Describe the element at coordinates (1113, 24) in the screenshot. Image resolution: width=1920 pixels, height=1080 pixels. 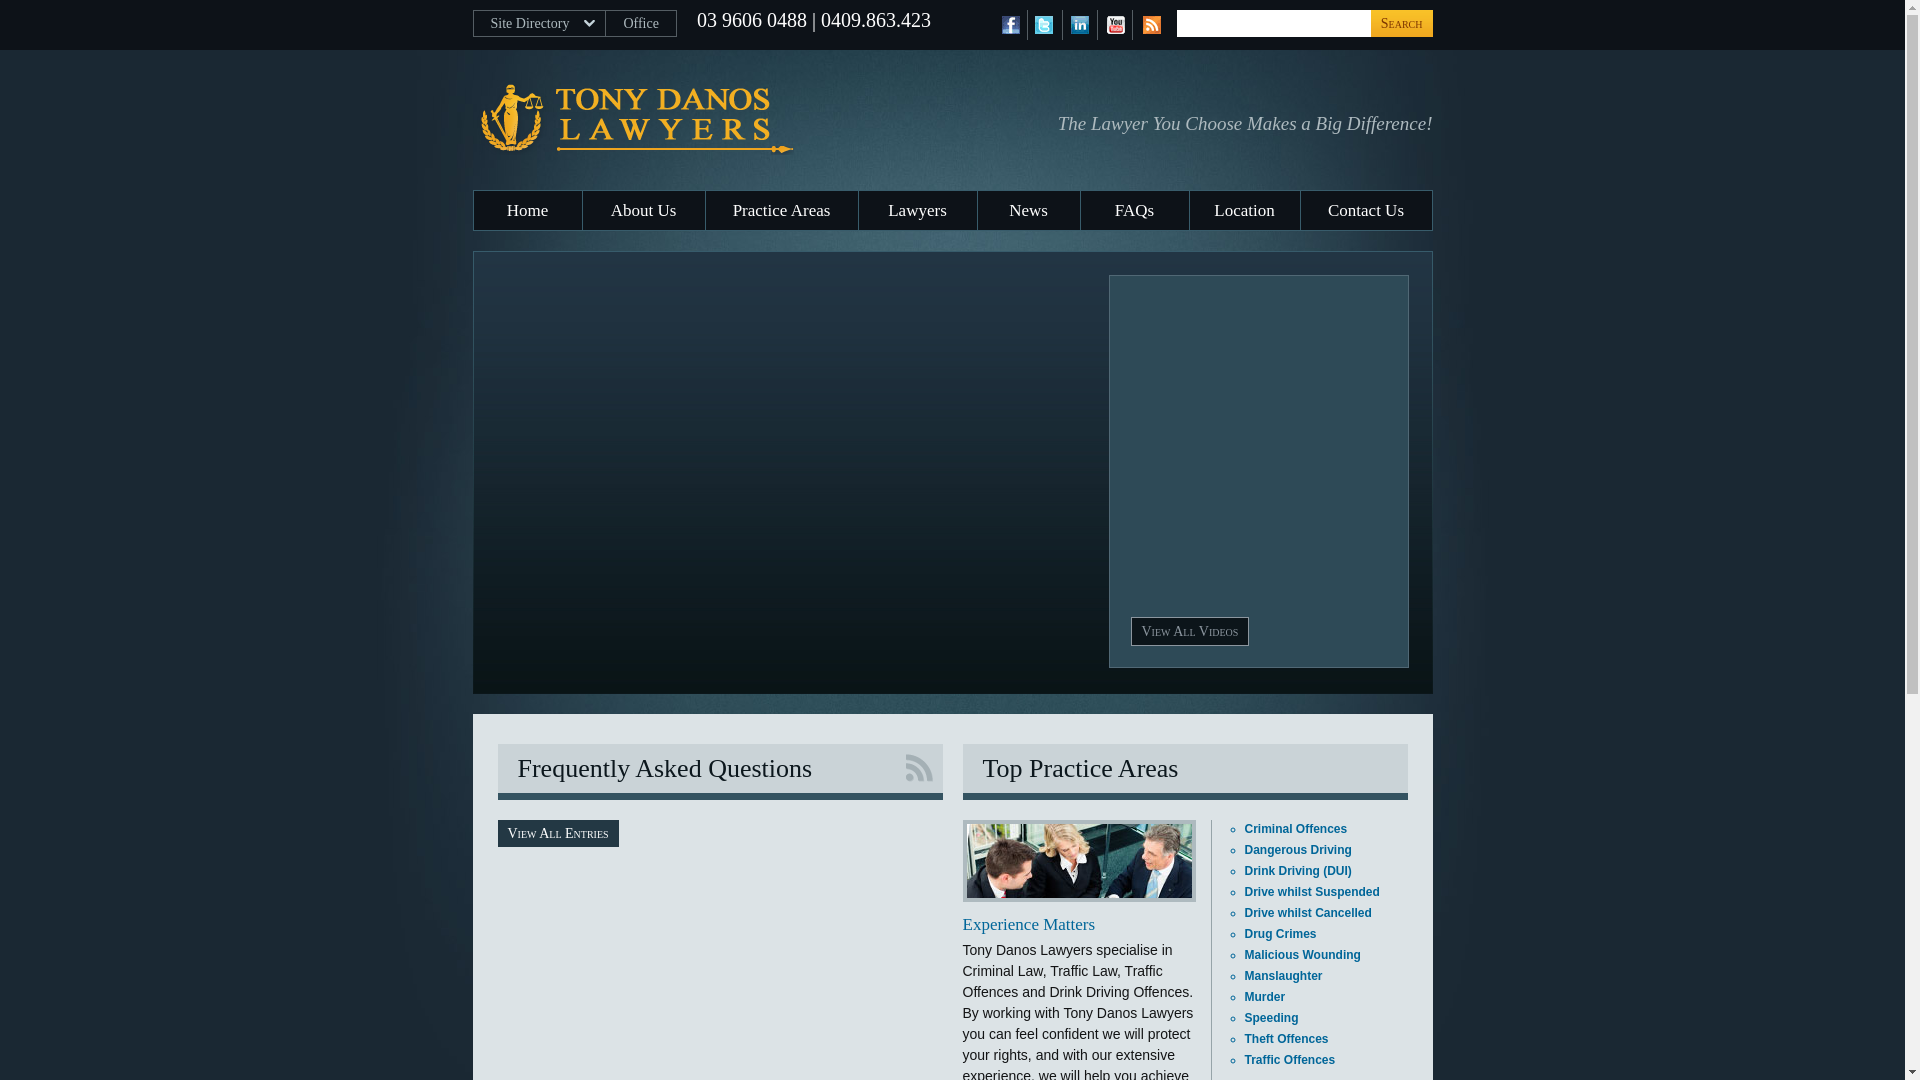
I see `'YouTube'` at that location.